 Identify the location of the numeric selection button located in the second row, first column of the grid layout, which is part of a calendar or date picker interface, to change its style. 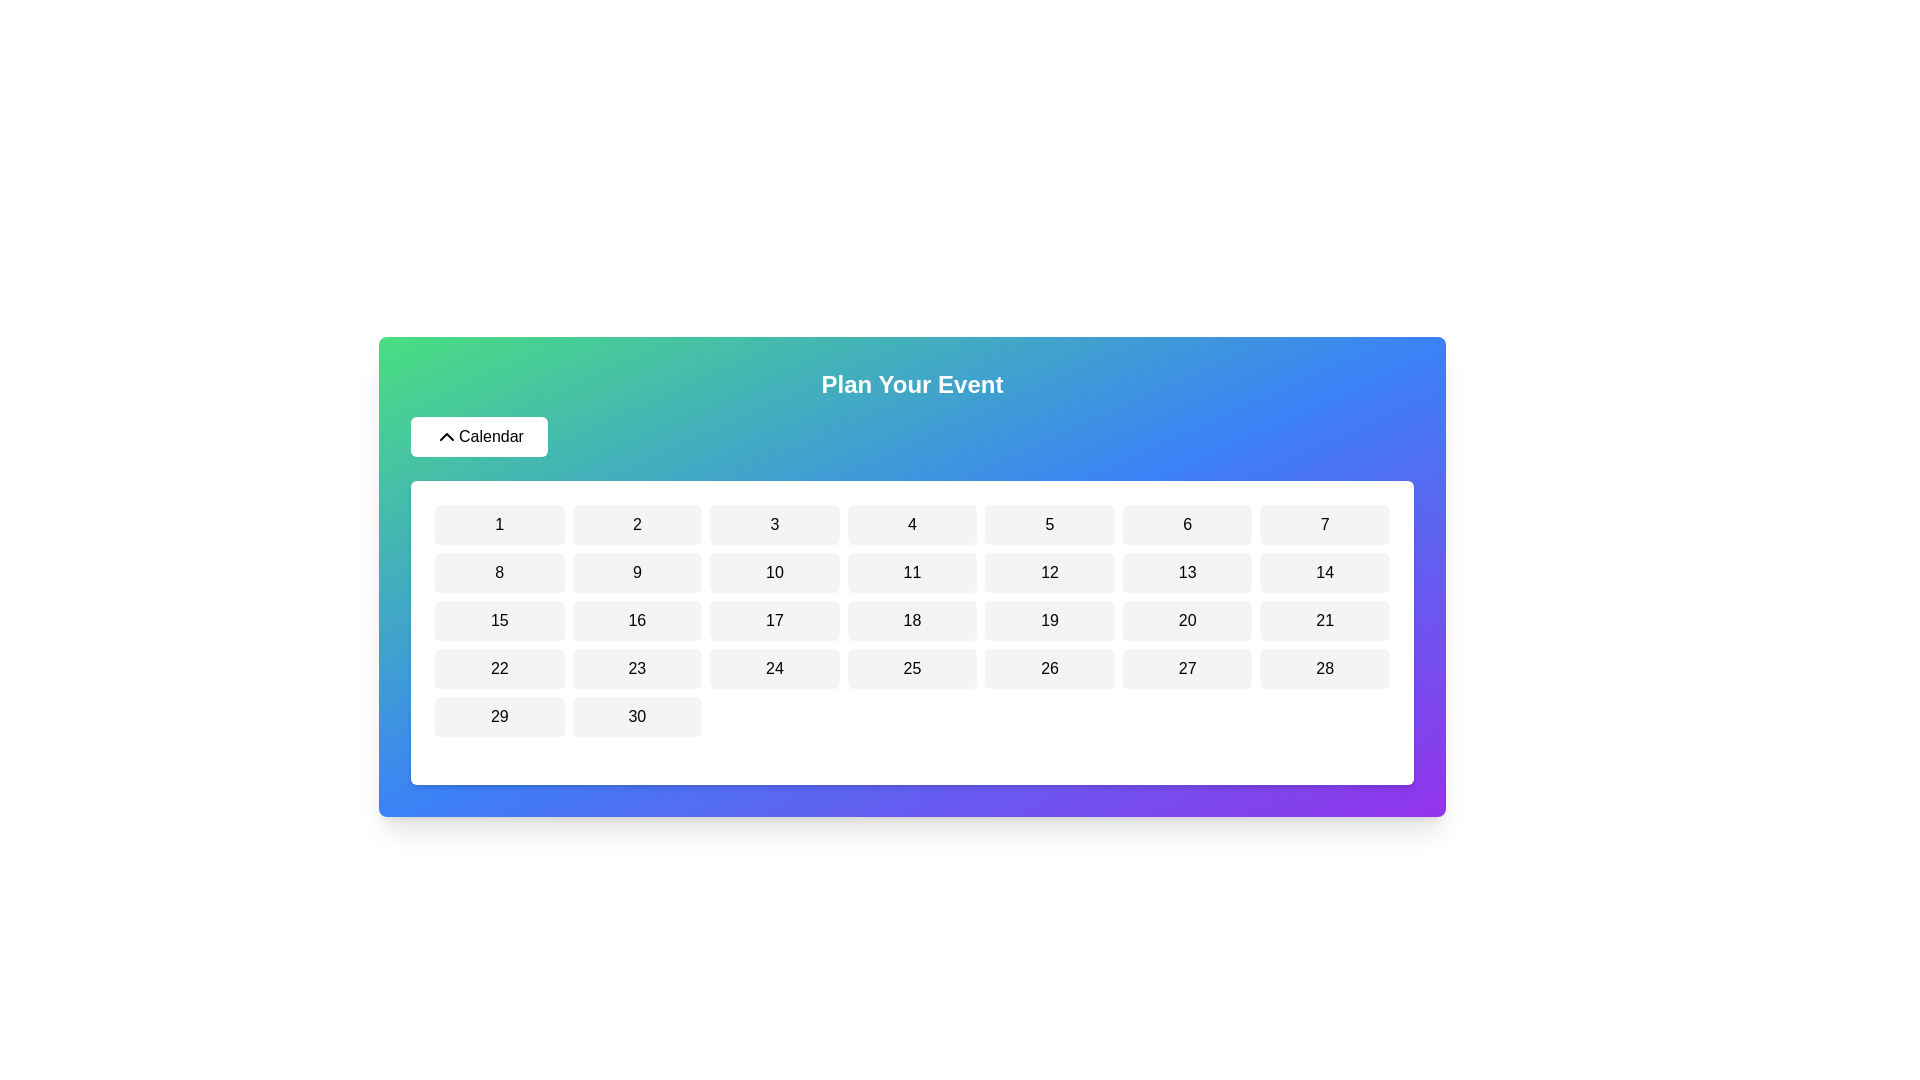
(499, 573).